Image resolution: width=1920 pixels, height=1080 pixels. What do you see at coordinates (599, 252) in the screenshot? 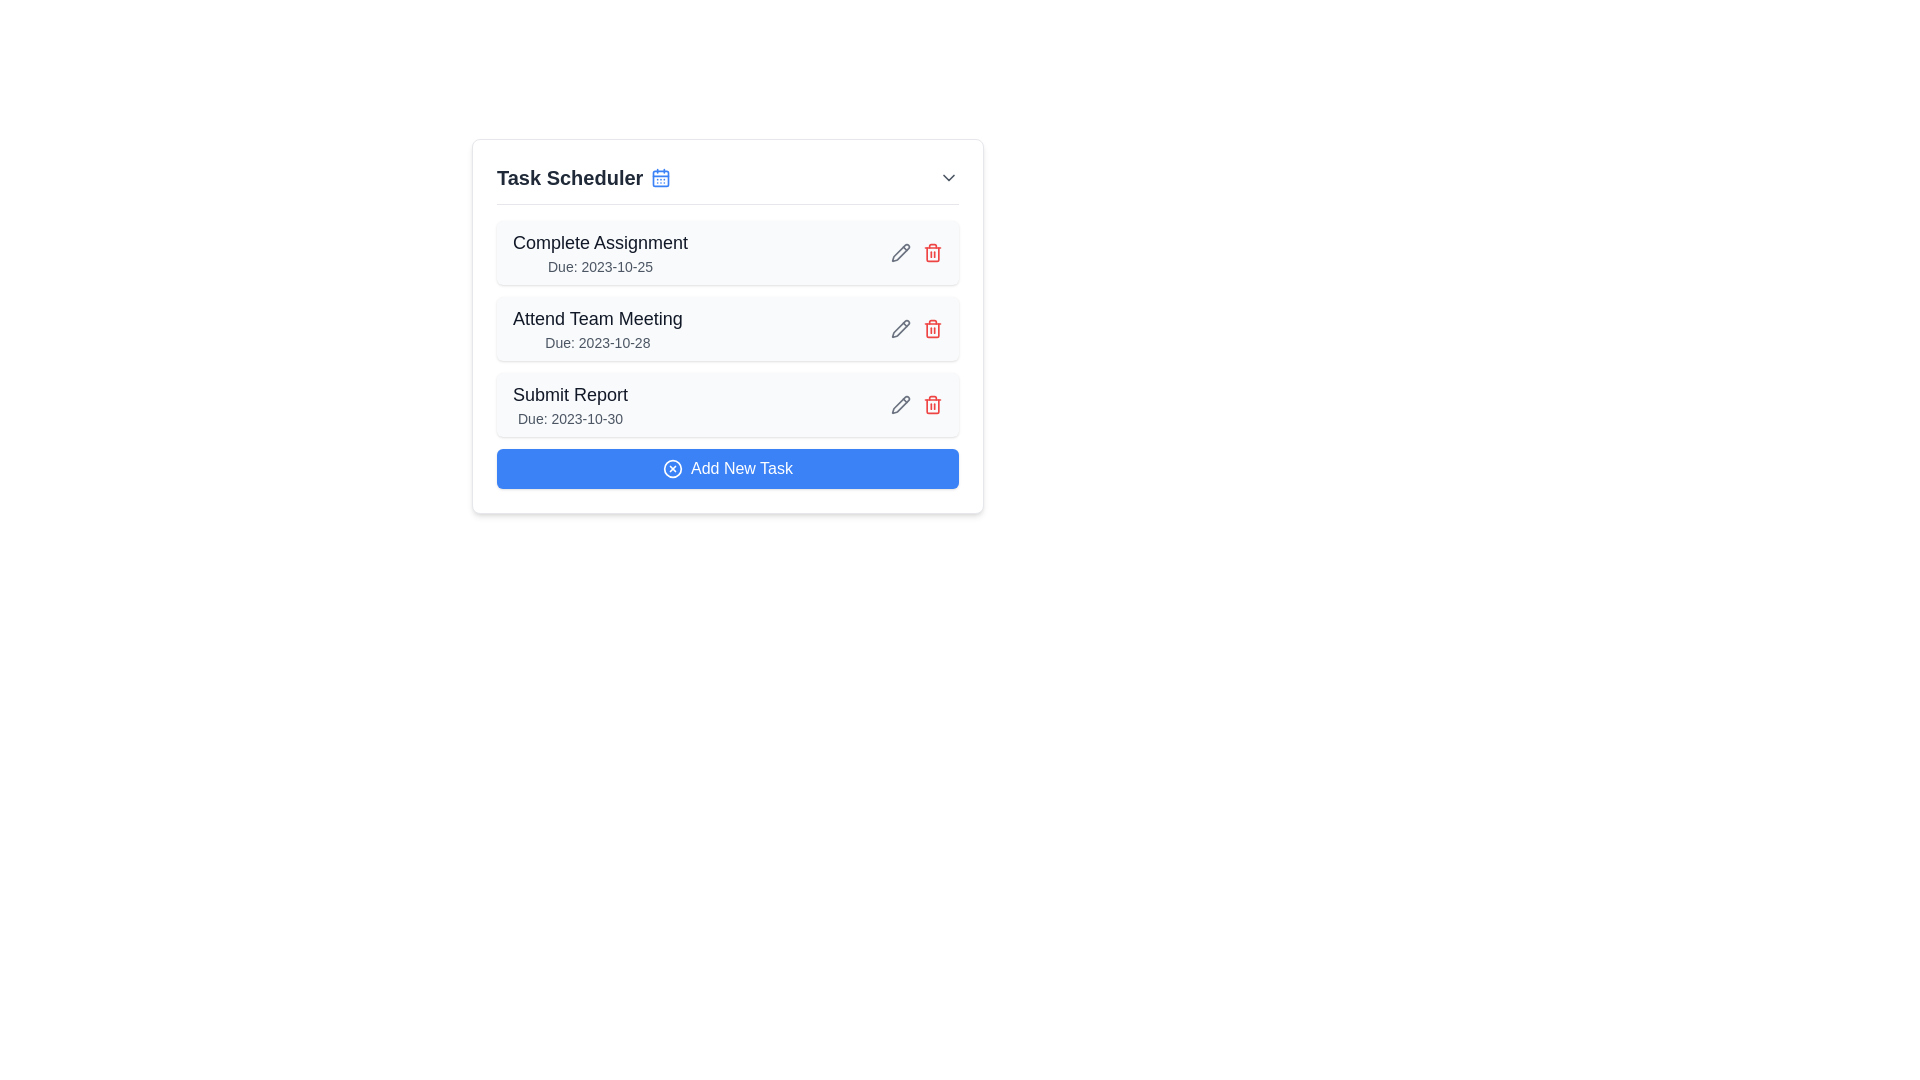
I see `the task name and deadline date text element located in the left portion of the top item in the vertically aligned list of tasks within a card-like structure` at bounding box center [599, 252].